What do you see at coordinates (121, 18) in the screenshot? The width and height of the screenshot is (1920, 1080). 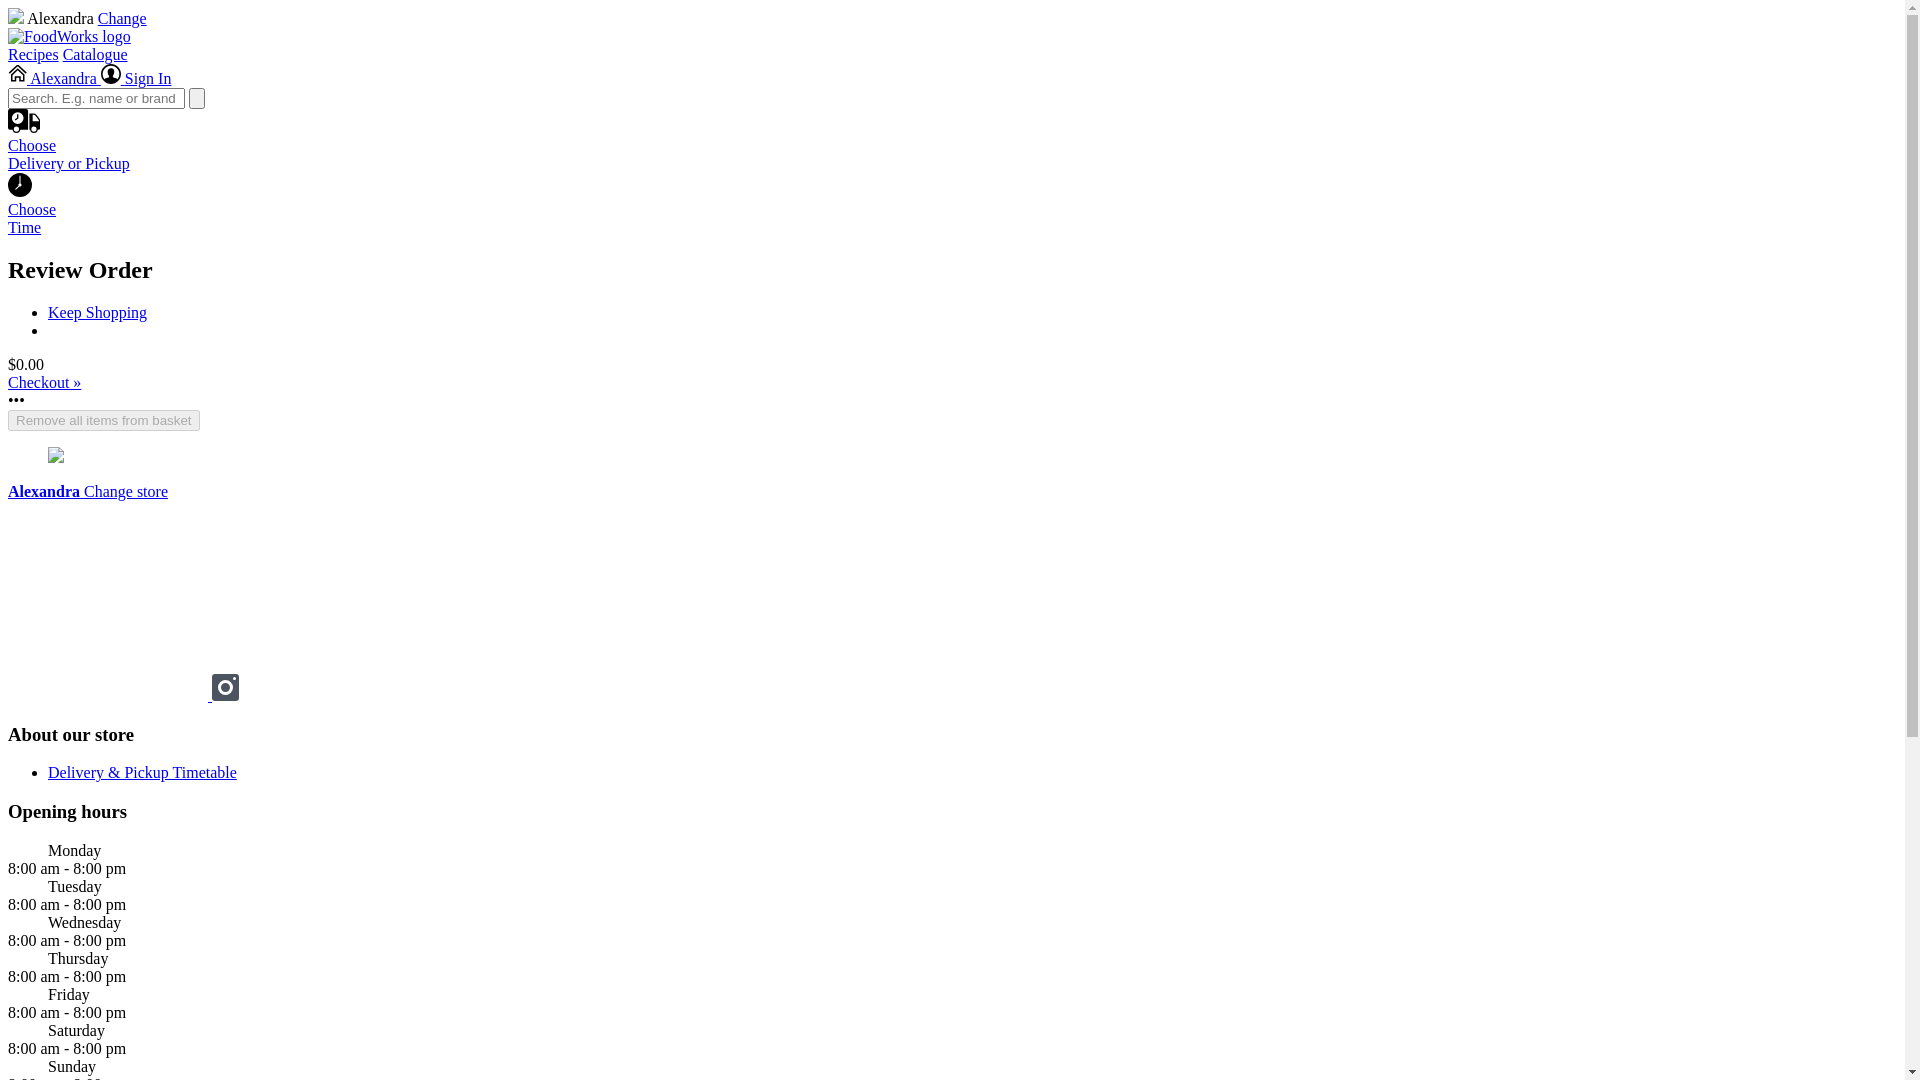 I see `'Change'` at bounding box center [121, 18].